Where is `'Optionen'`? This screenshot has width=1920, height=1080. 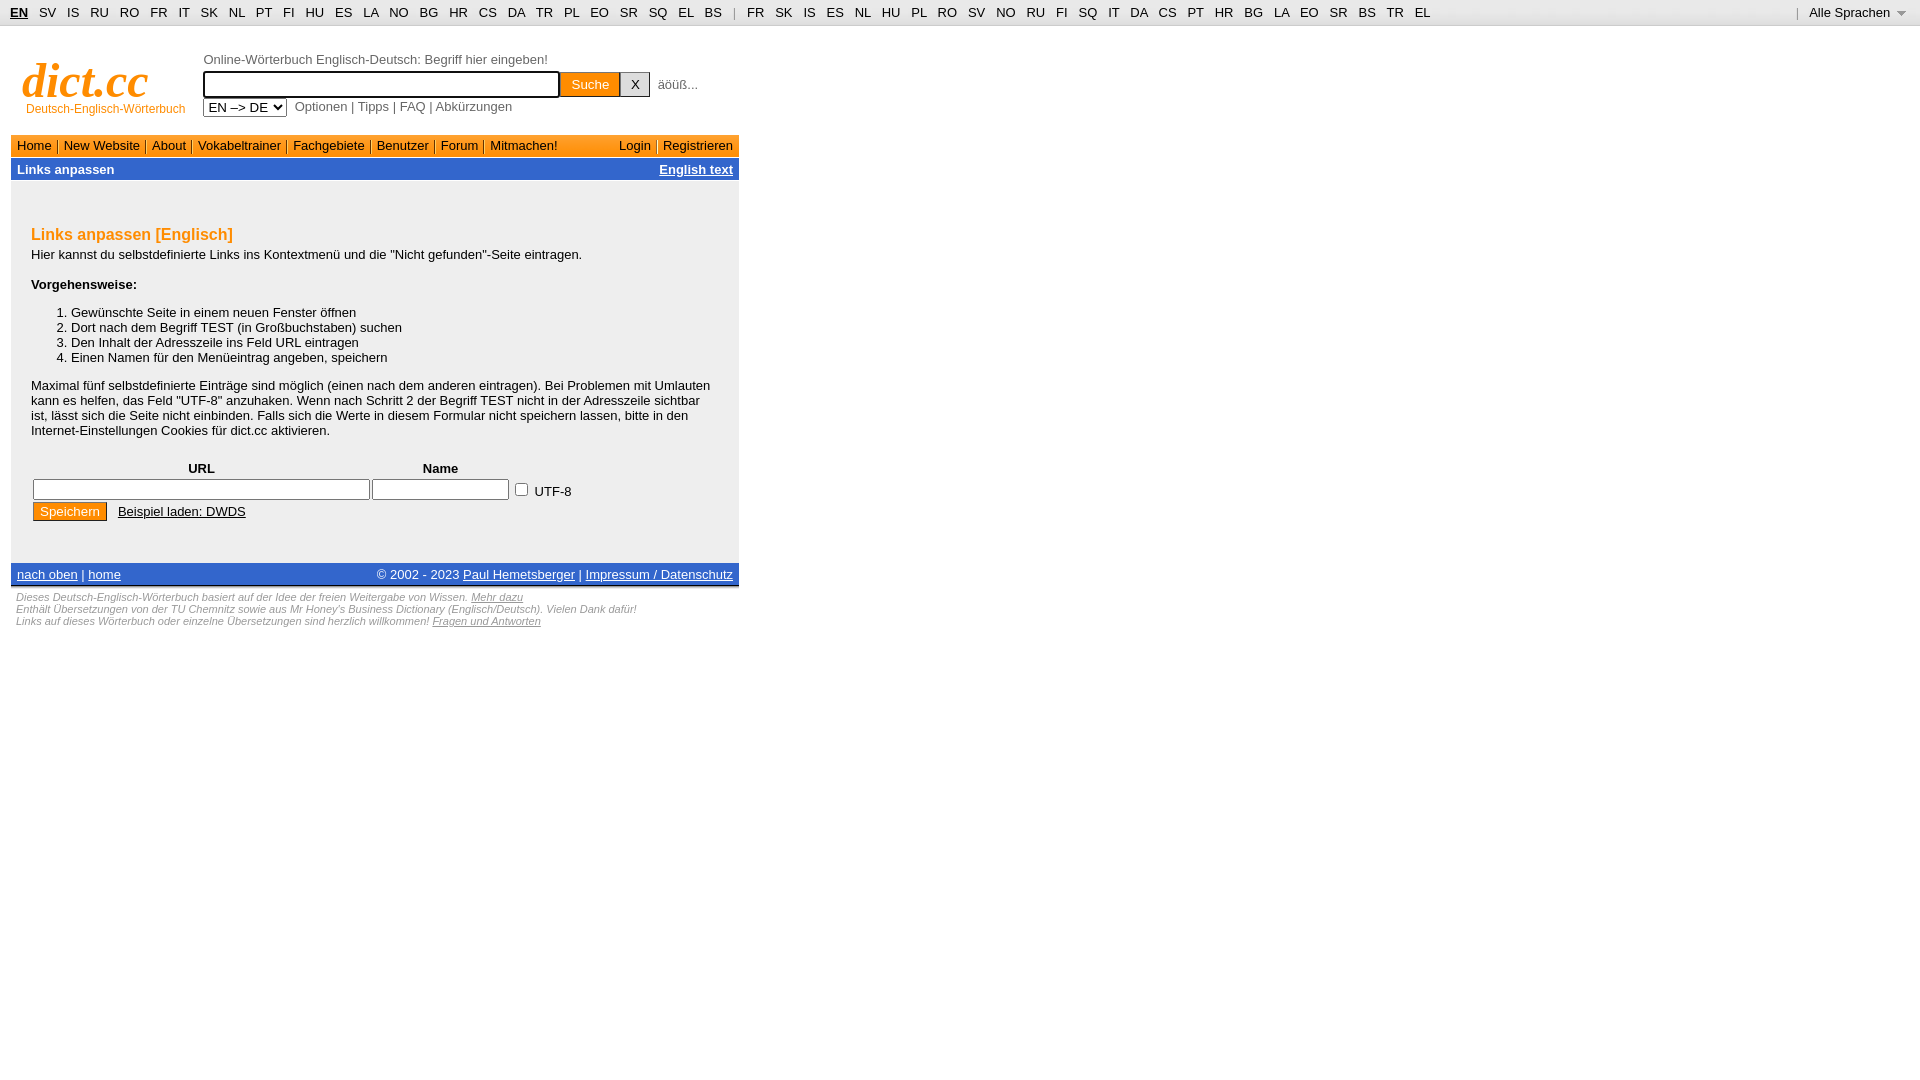 'Optionen' is located at coordinates (321, 106).